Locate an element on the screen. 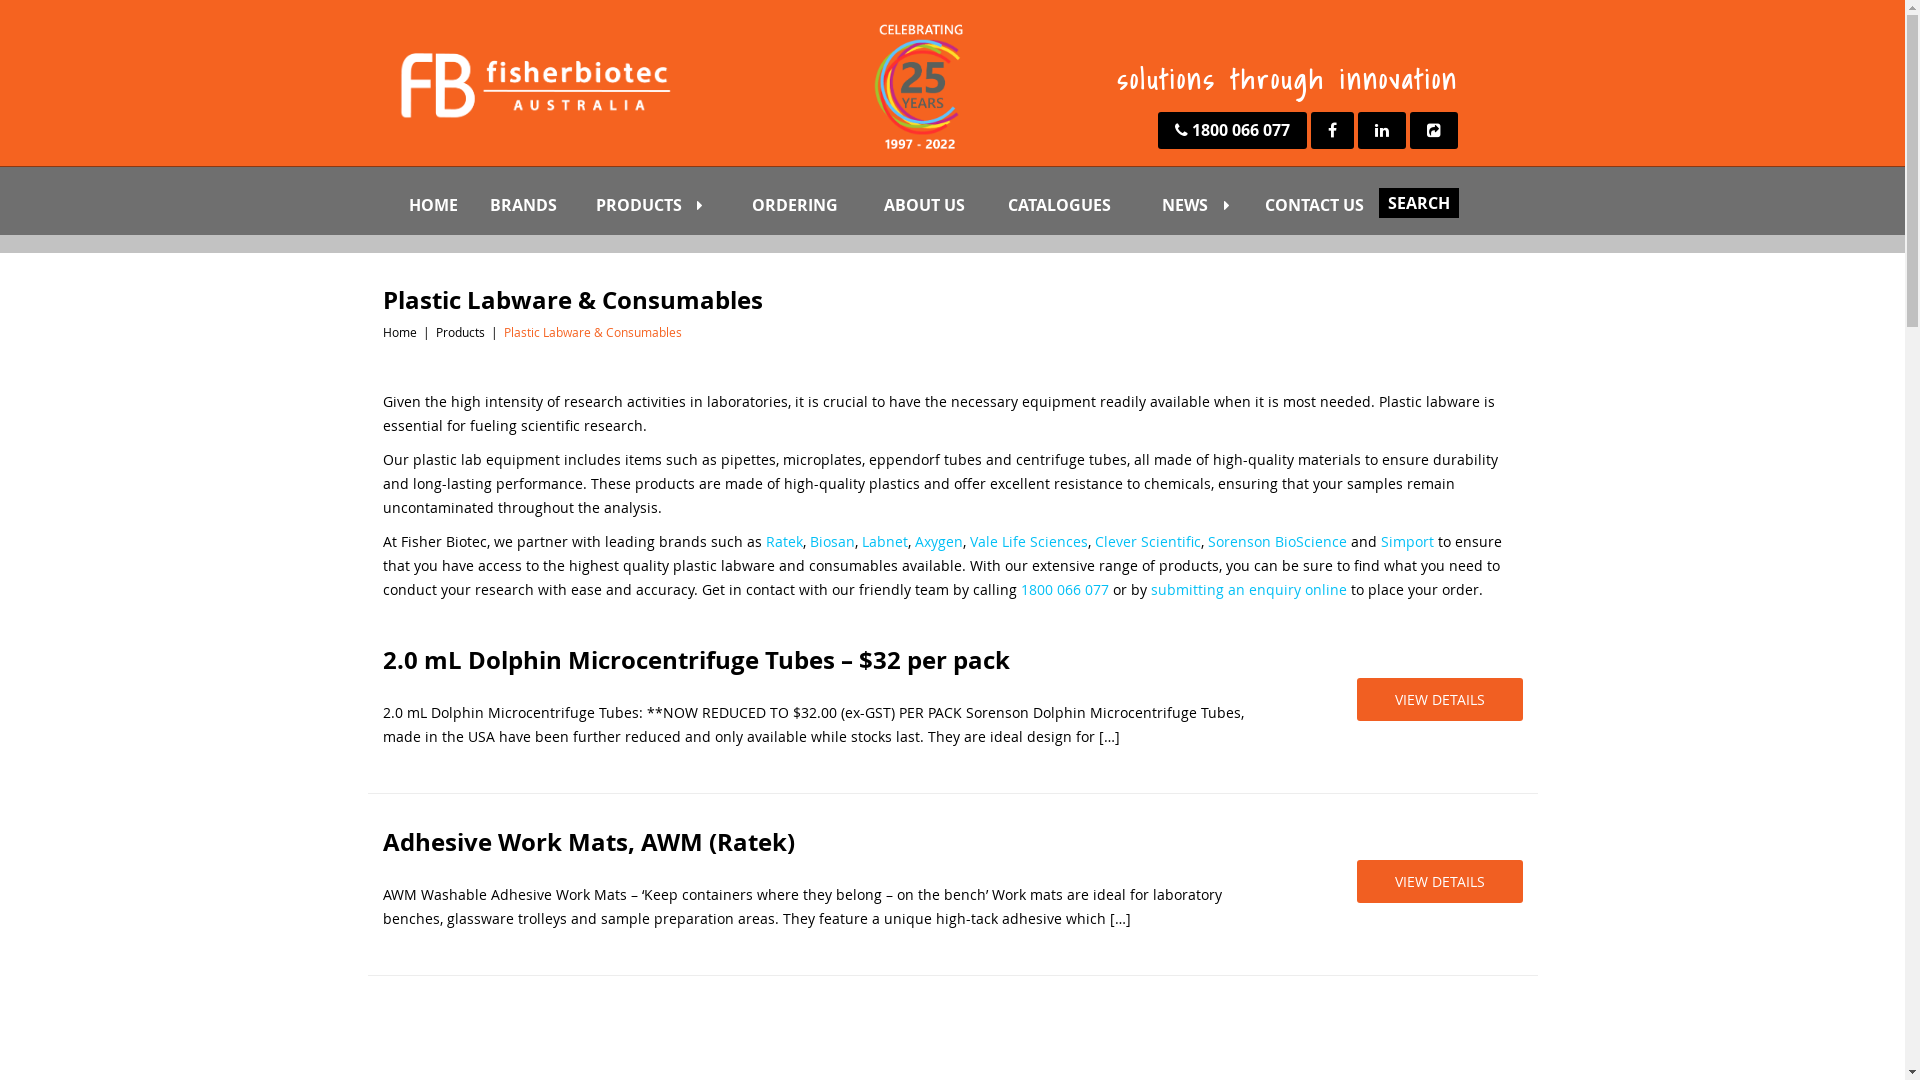  'CATALOGUES' is located at coordinates (1078, 204).